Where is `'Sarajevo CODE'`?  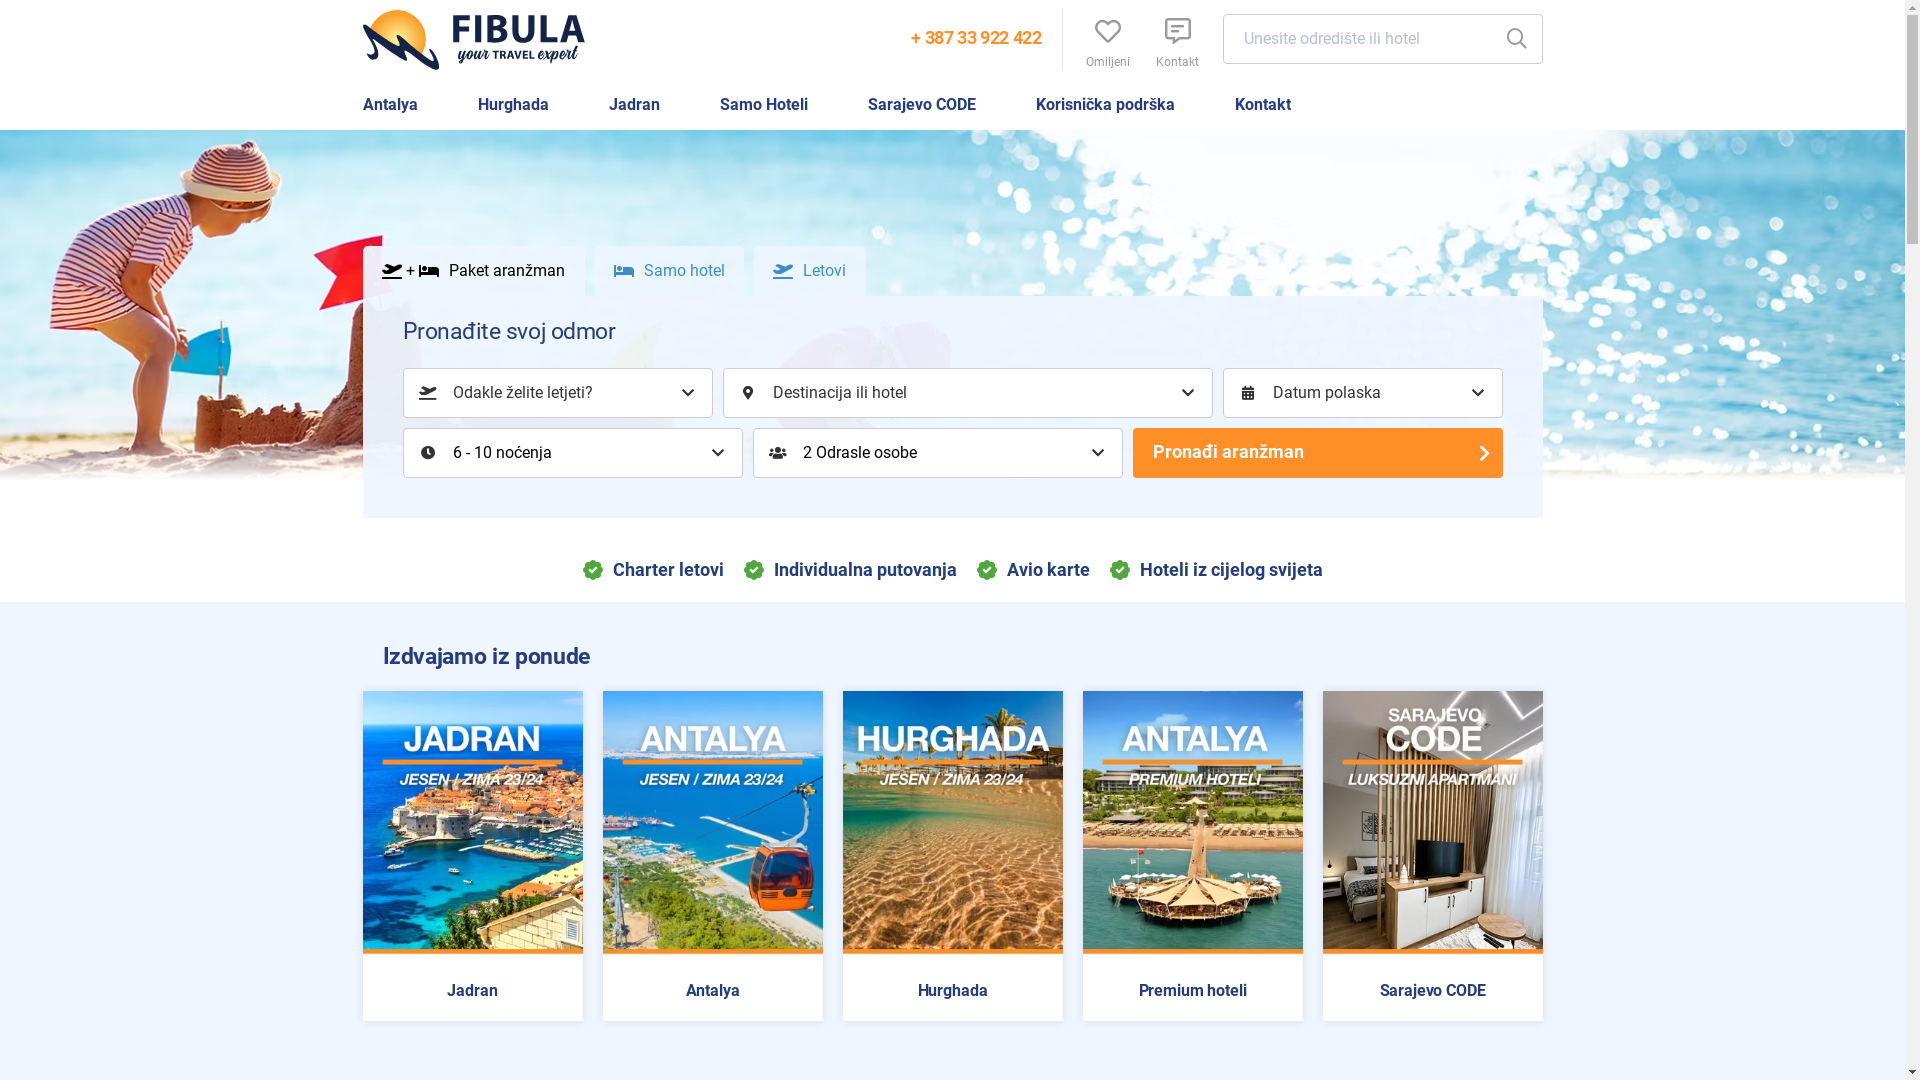 'Sarajevo CODE' is located at coordinates (1430, 991).